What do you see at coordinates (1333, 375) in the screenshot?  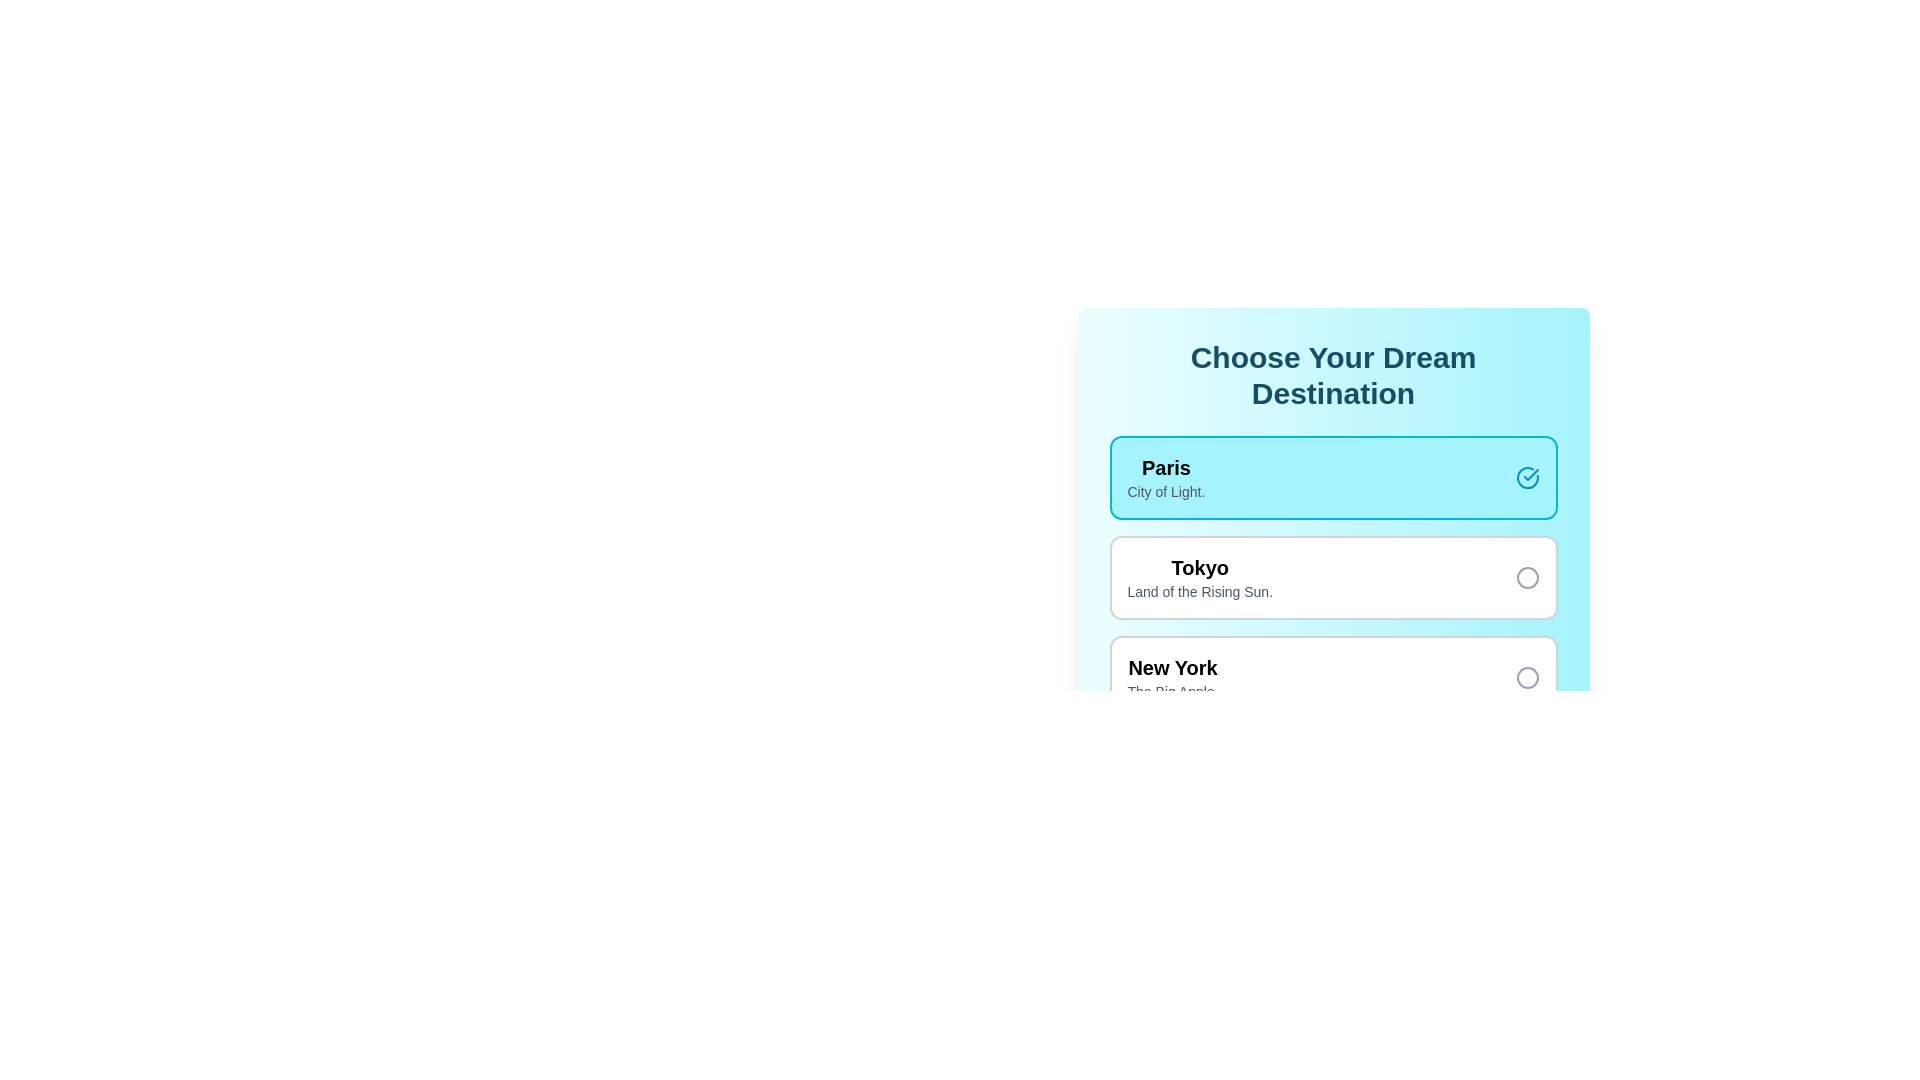 I see `the heading element that introduces selectable destination options, positioned at the top of the list` at bounding box center [1333, 375].